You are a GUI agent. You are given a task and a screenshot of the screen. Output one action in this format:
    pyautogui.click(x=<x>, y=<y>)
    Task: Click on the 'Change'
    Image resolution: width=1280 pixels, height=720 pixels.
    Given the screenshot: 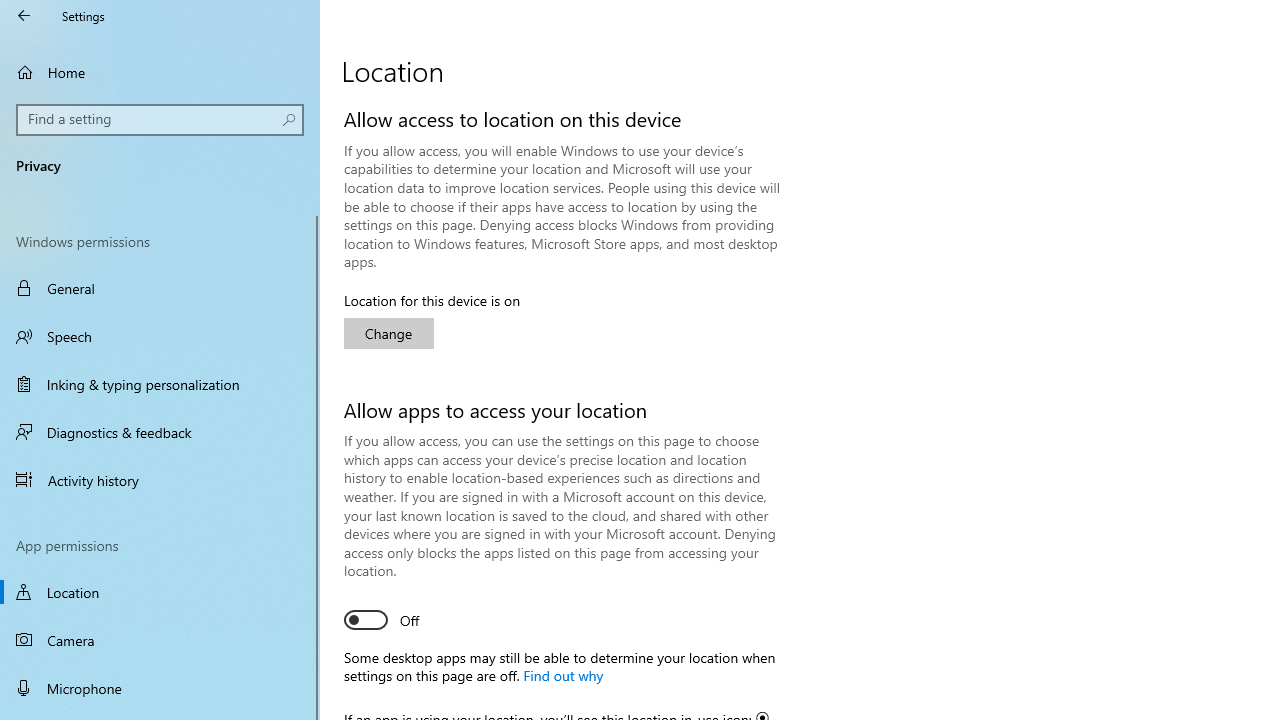 What is the action you would take?
    pyautogui.click(x=389, y=332)
    